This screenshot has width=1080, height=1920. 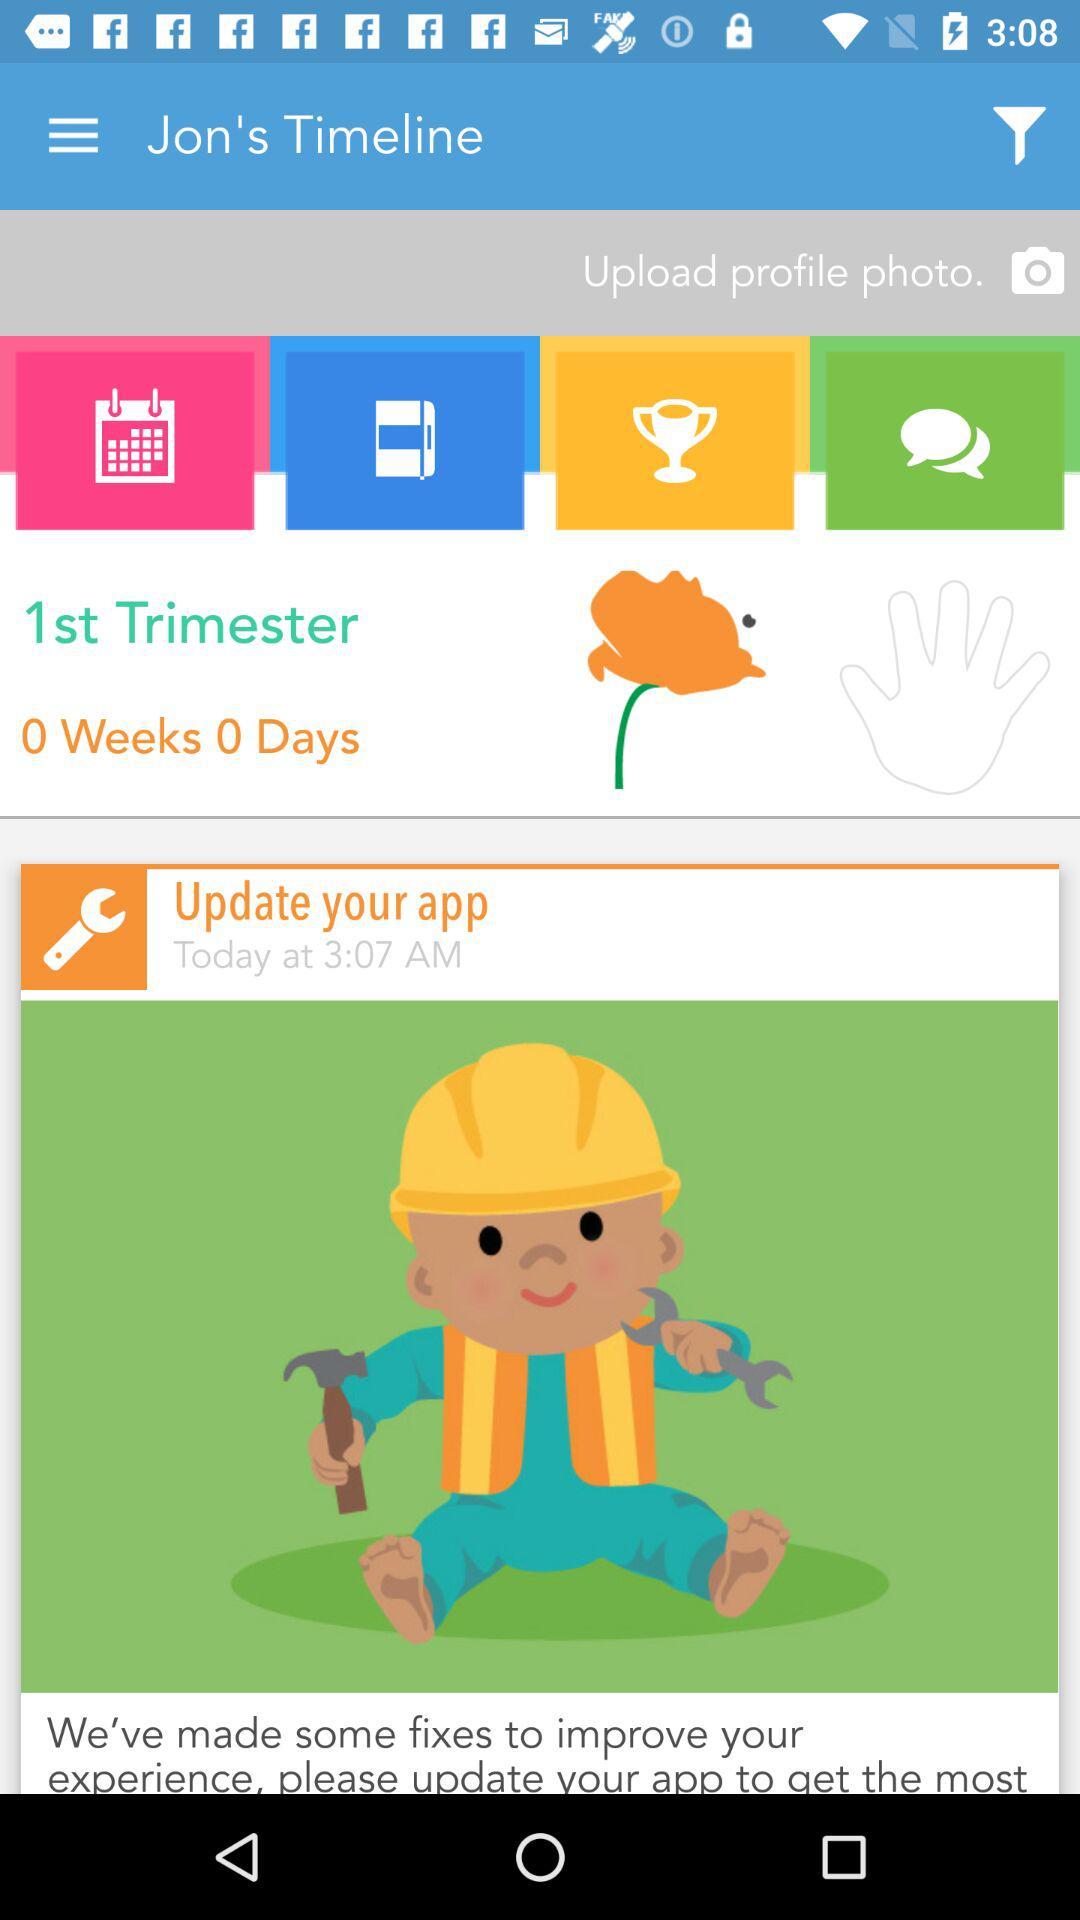 I want to click on icon above the upload profile photo. icon, so click(x=1019, y=135).